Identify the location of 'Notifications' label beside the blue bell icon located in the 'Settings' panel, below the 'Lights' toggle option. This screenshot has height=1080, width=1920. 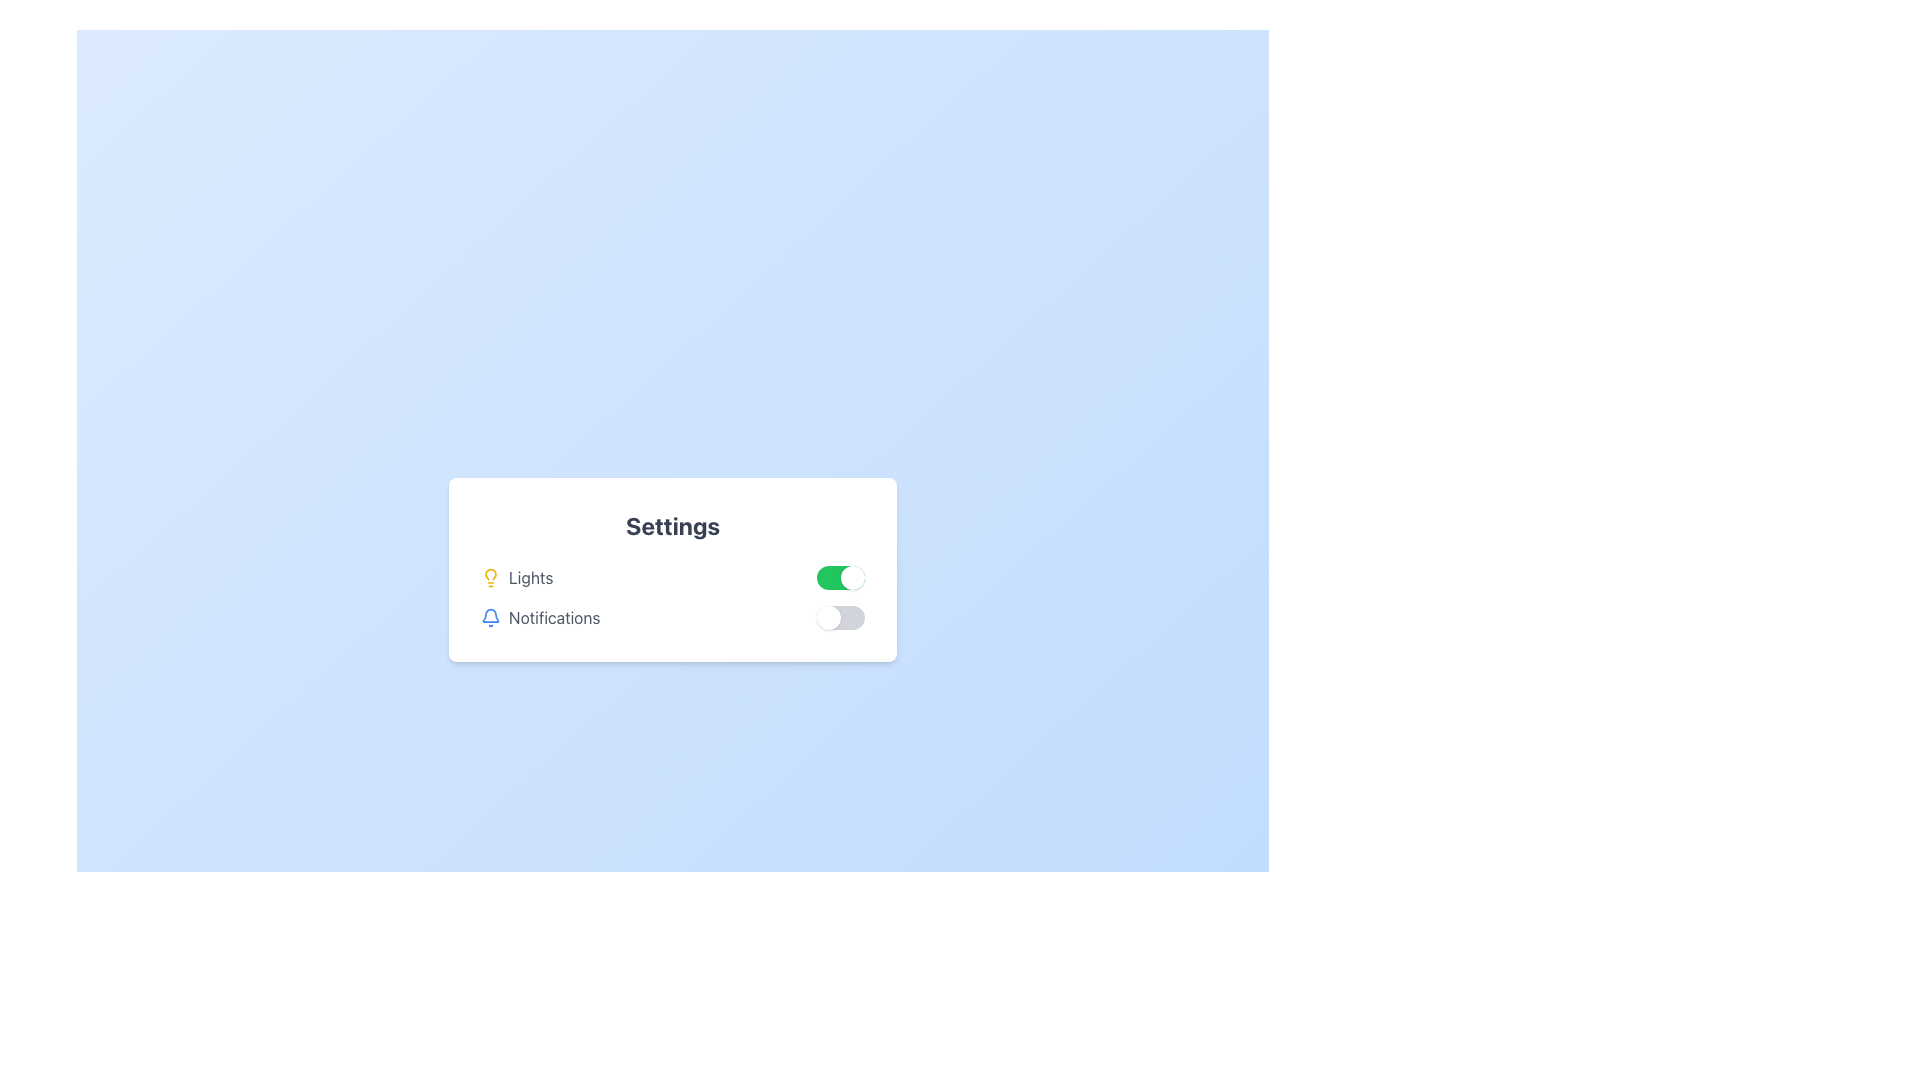
(540, 616).